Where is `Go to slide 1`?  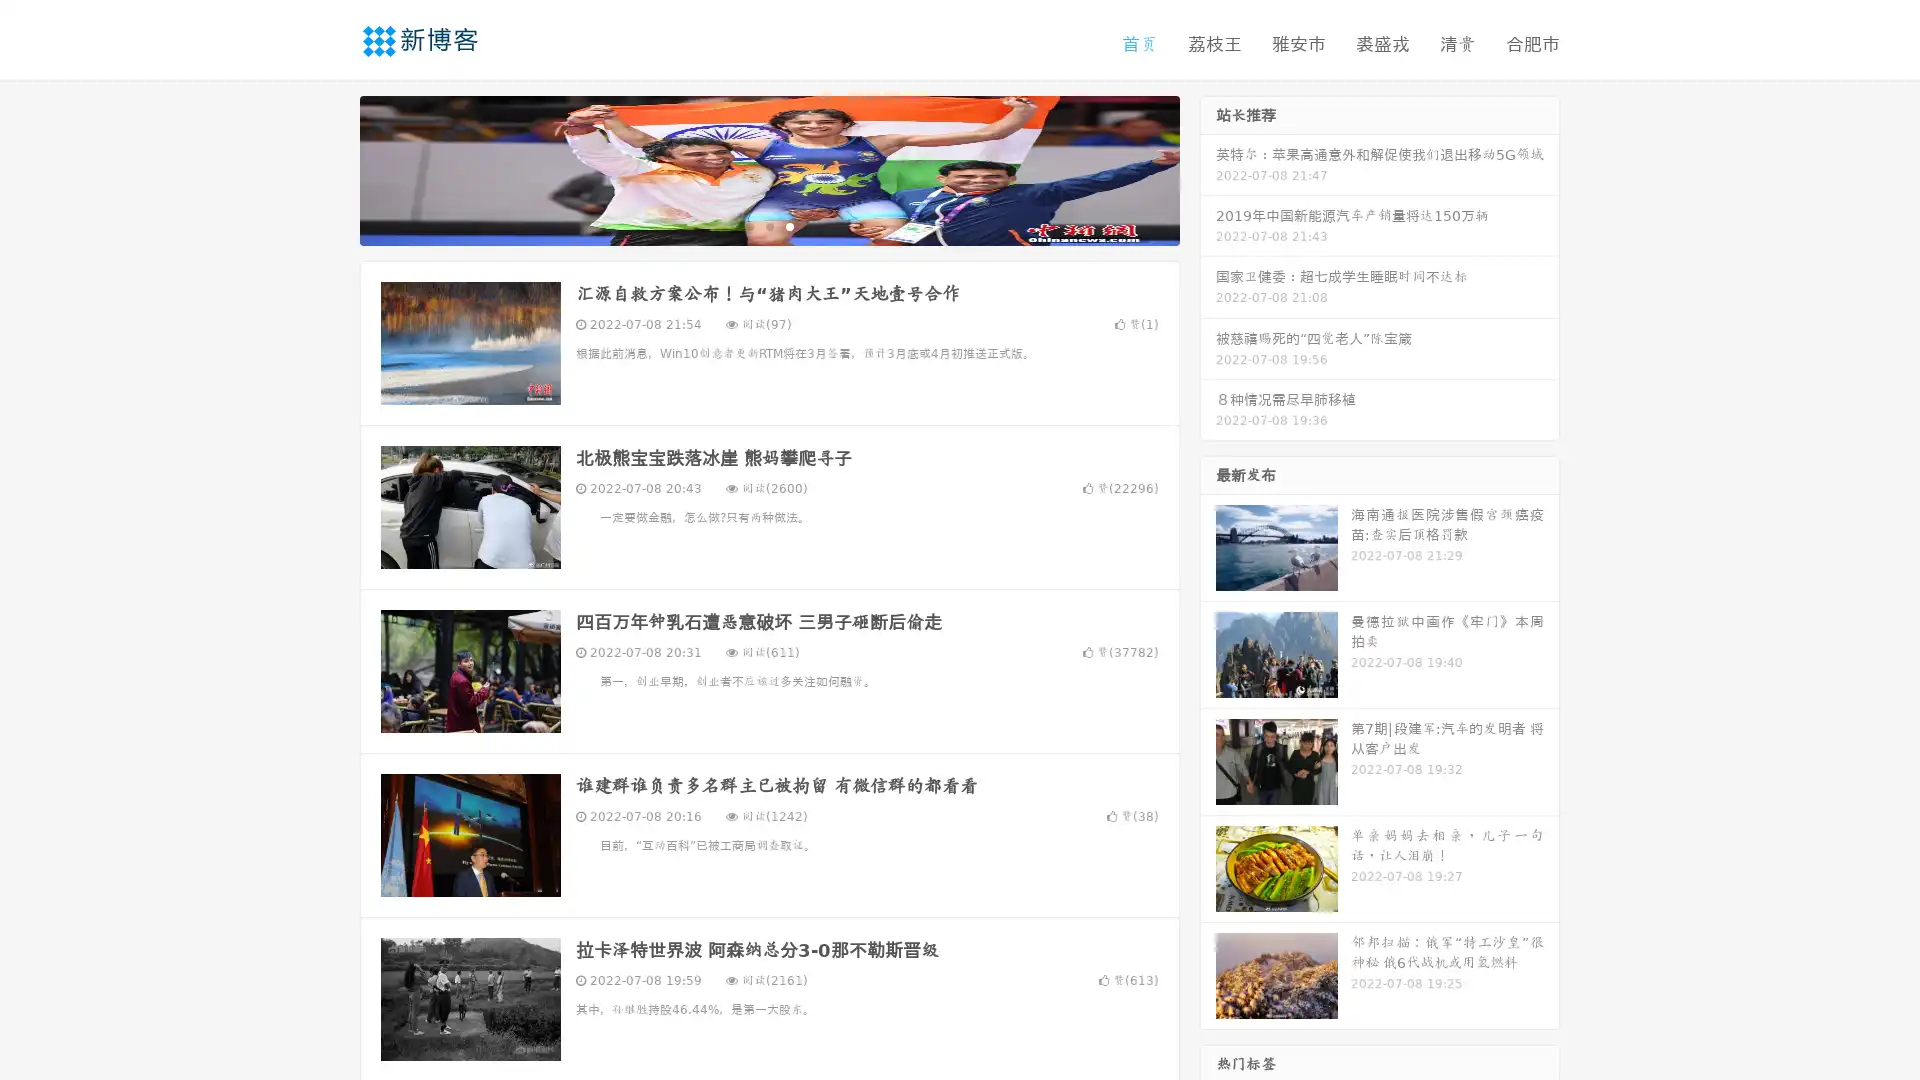
Go to slide 1 is located at coordinates (748, 225).